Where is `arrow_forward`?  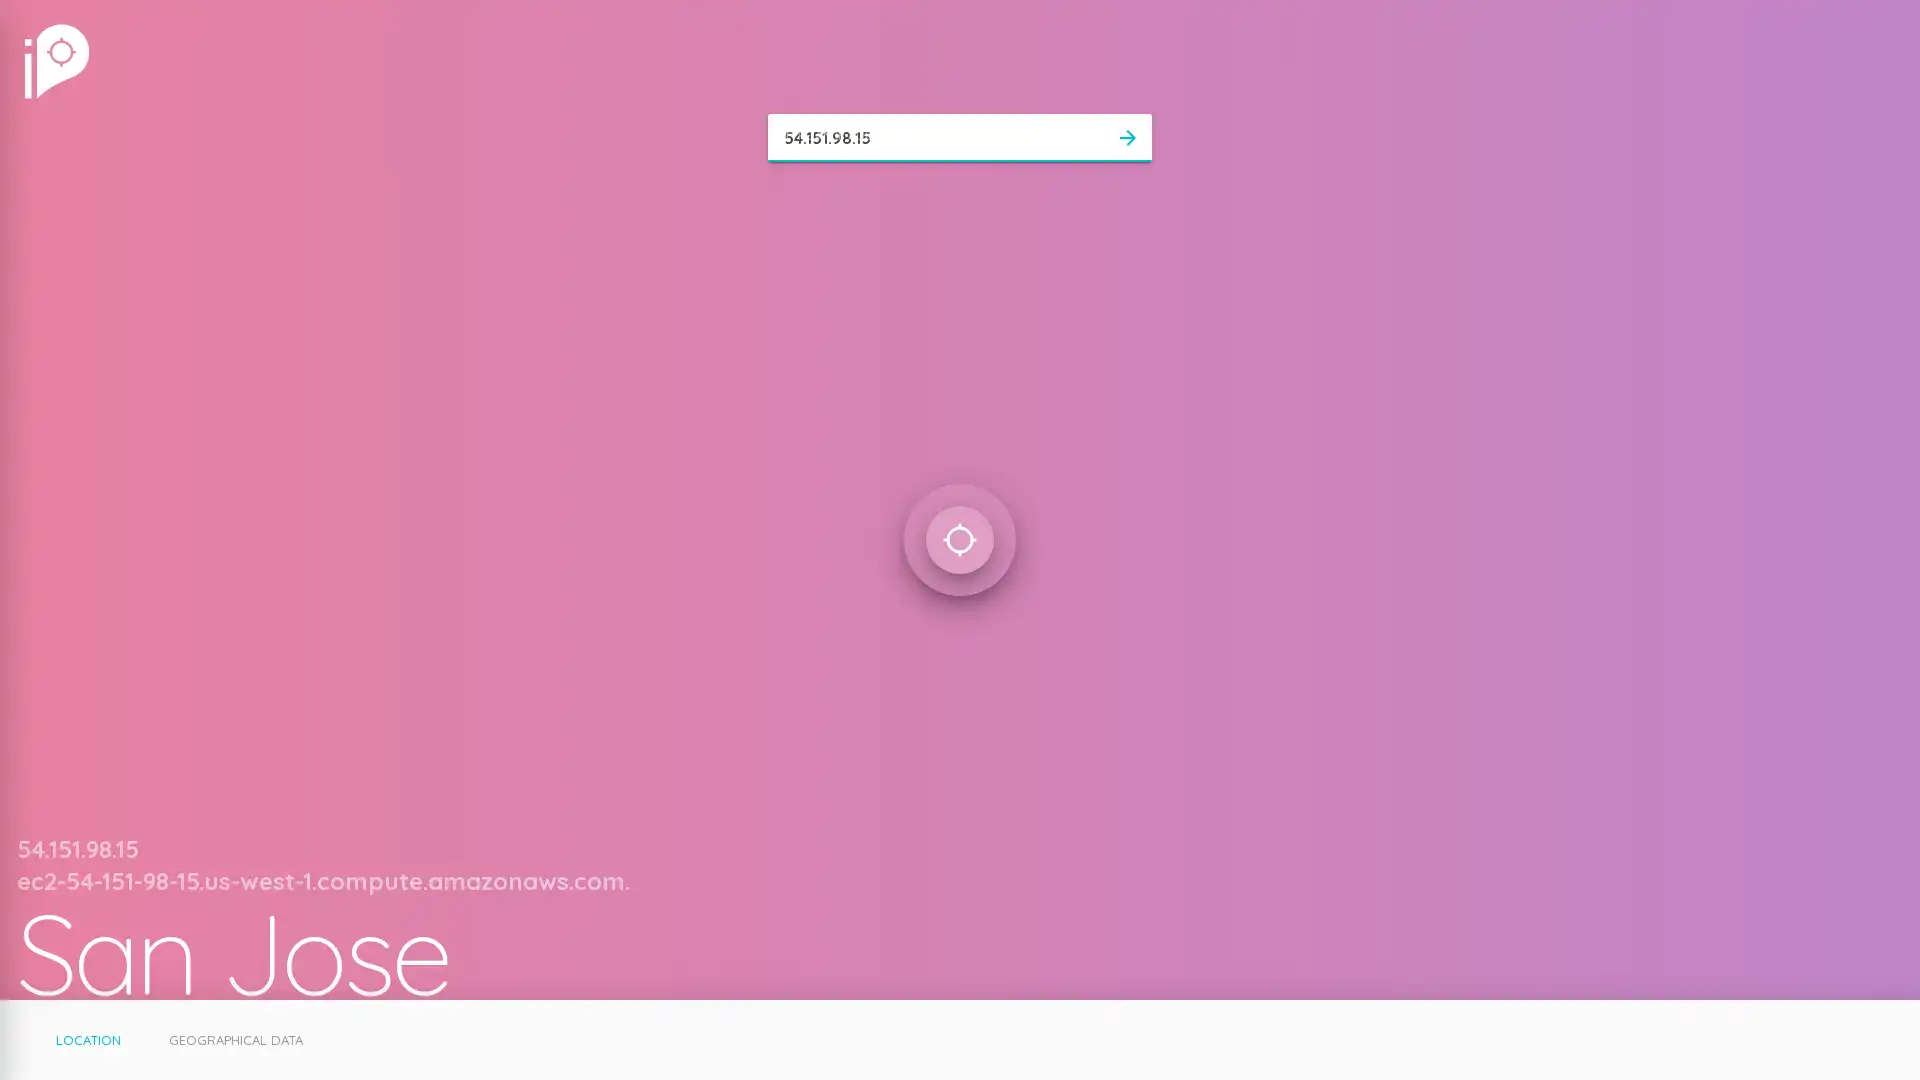 arrow_forward is located at coordinates (1128, 137).